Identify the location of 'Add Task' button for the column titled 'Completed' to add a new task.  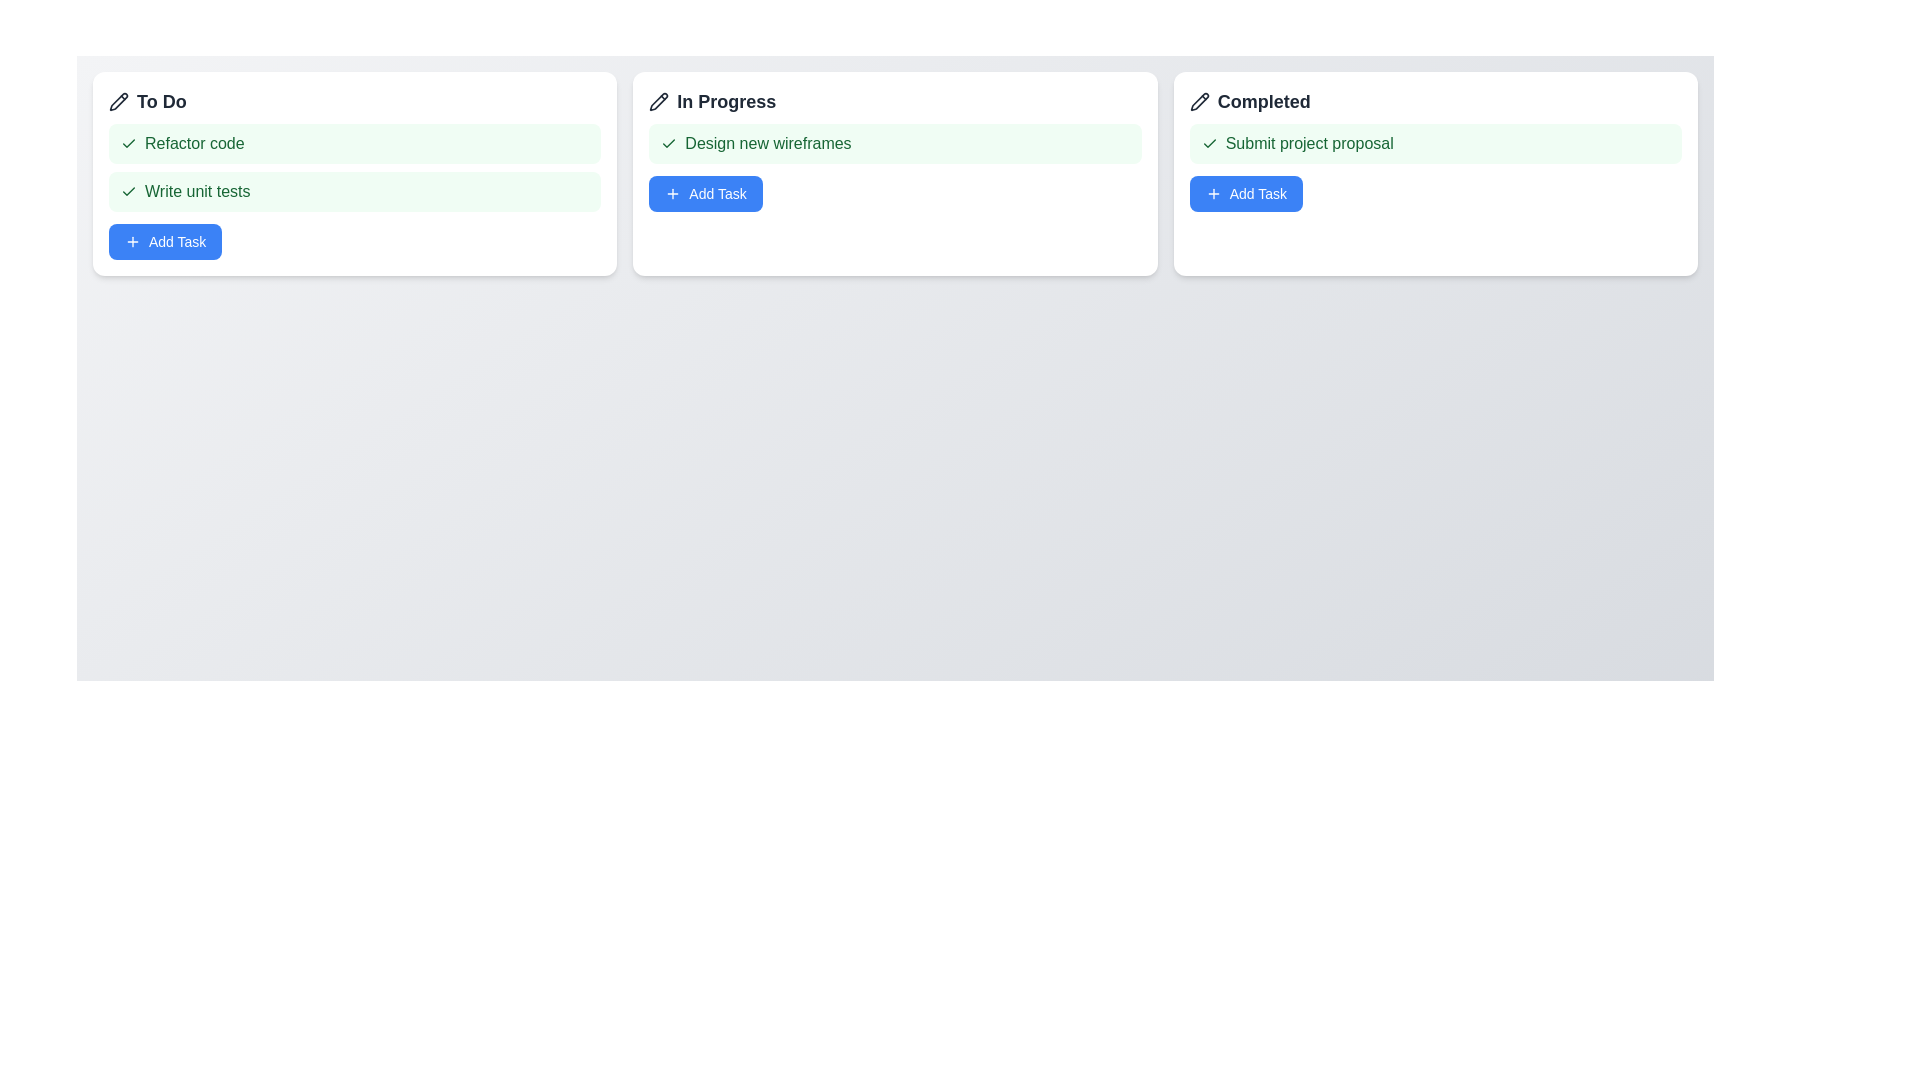
(1245, 193).